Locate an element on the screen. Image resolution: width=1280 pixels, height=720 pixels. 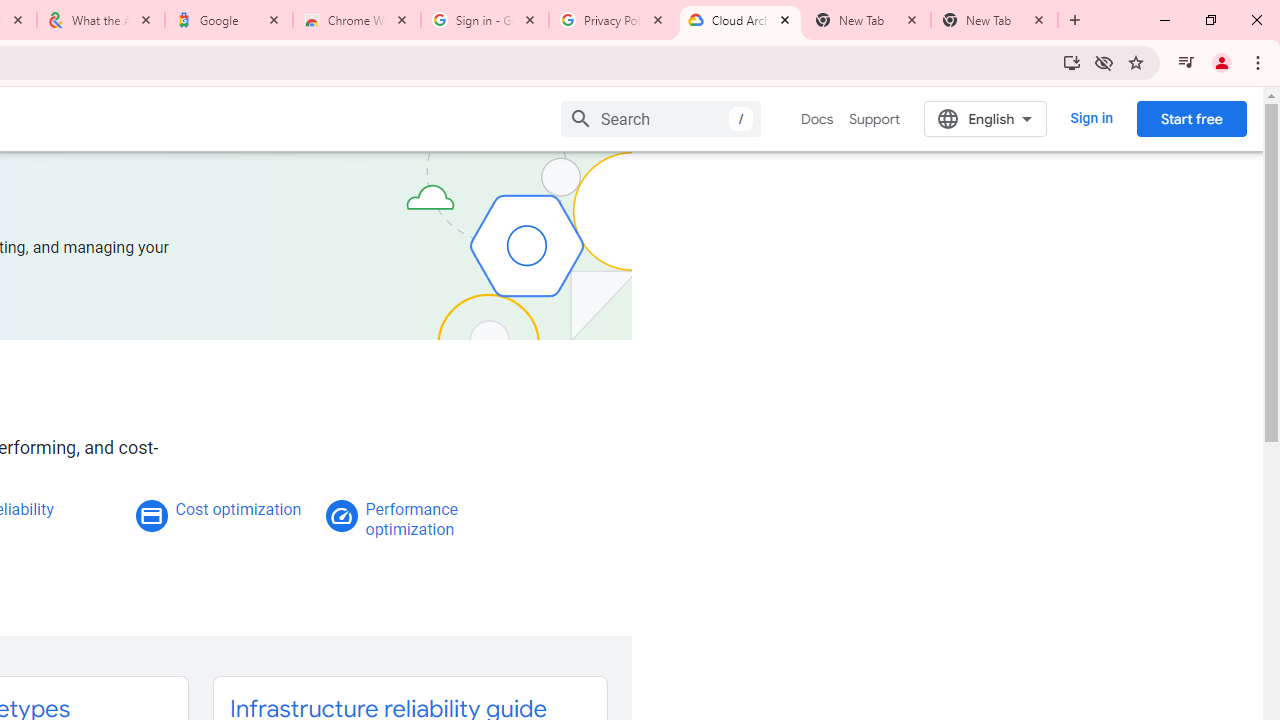
'Docs' is located at coordinates (817, 119).